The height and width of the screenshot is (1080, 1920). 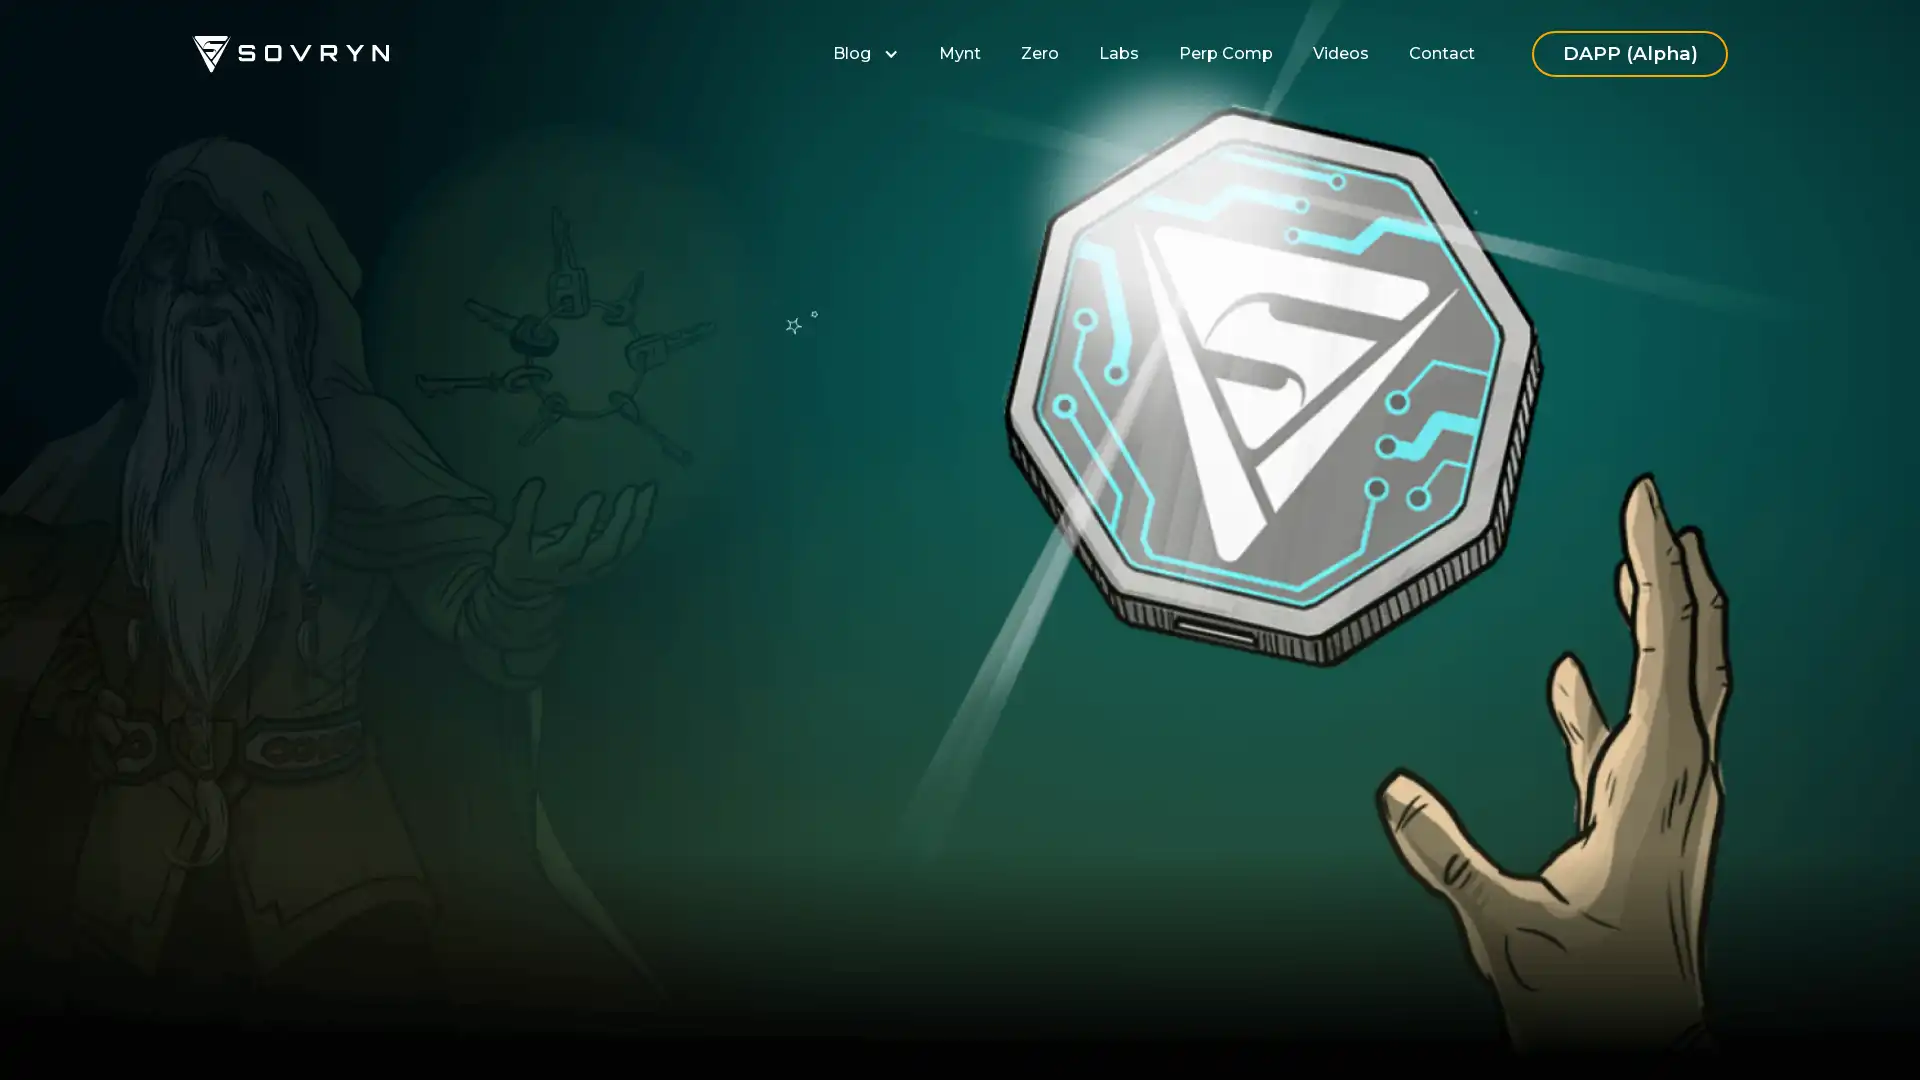 I want to click on Sign me up!, so click(x=716, y=669).